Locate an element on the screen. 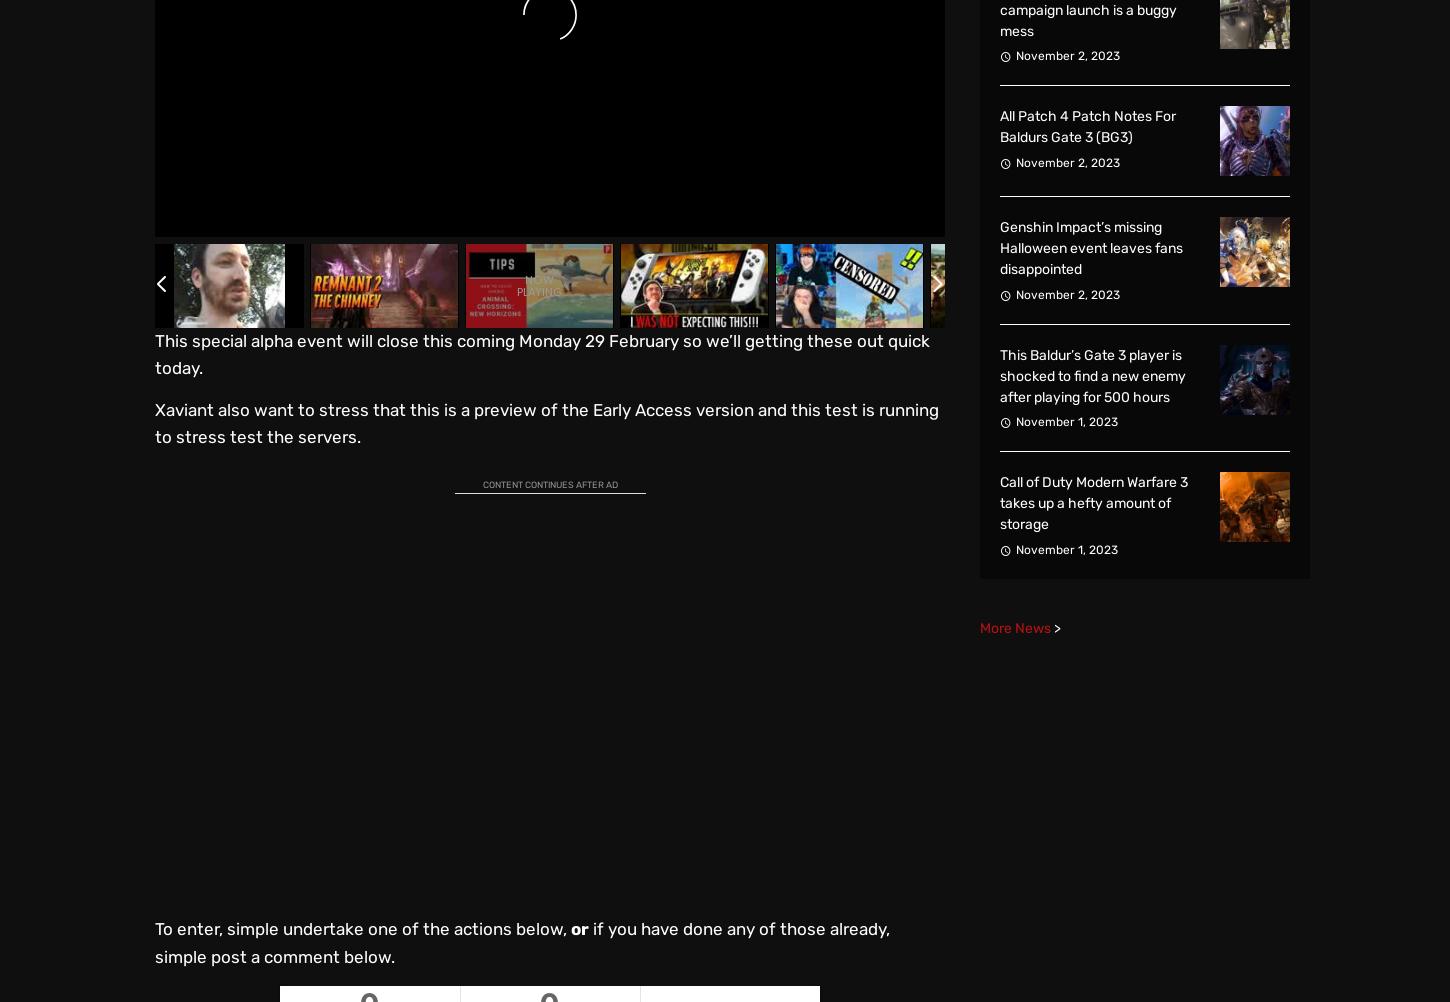  'All Patch 4 Patch Notes For Baldurs Gate 3 (BG3)' is located at coordinates (1087, 125).